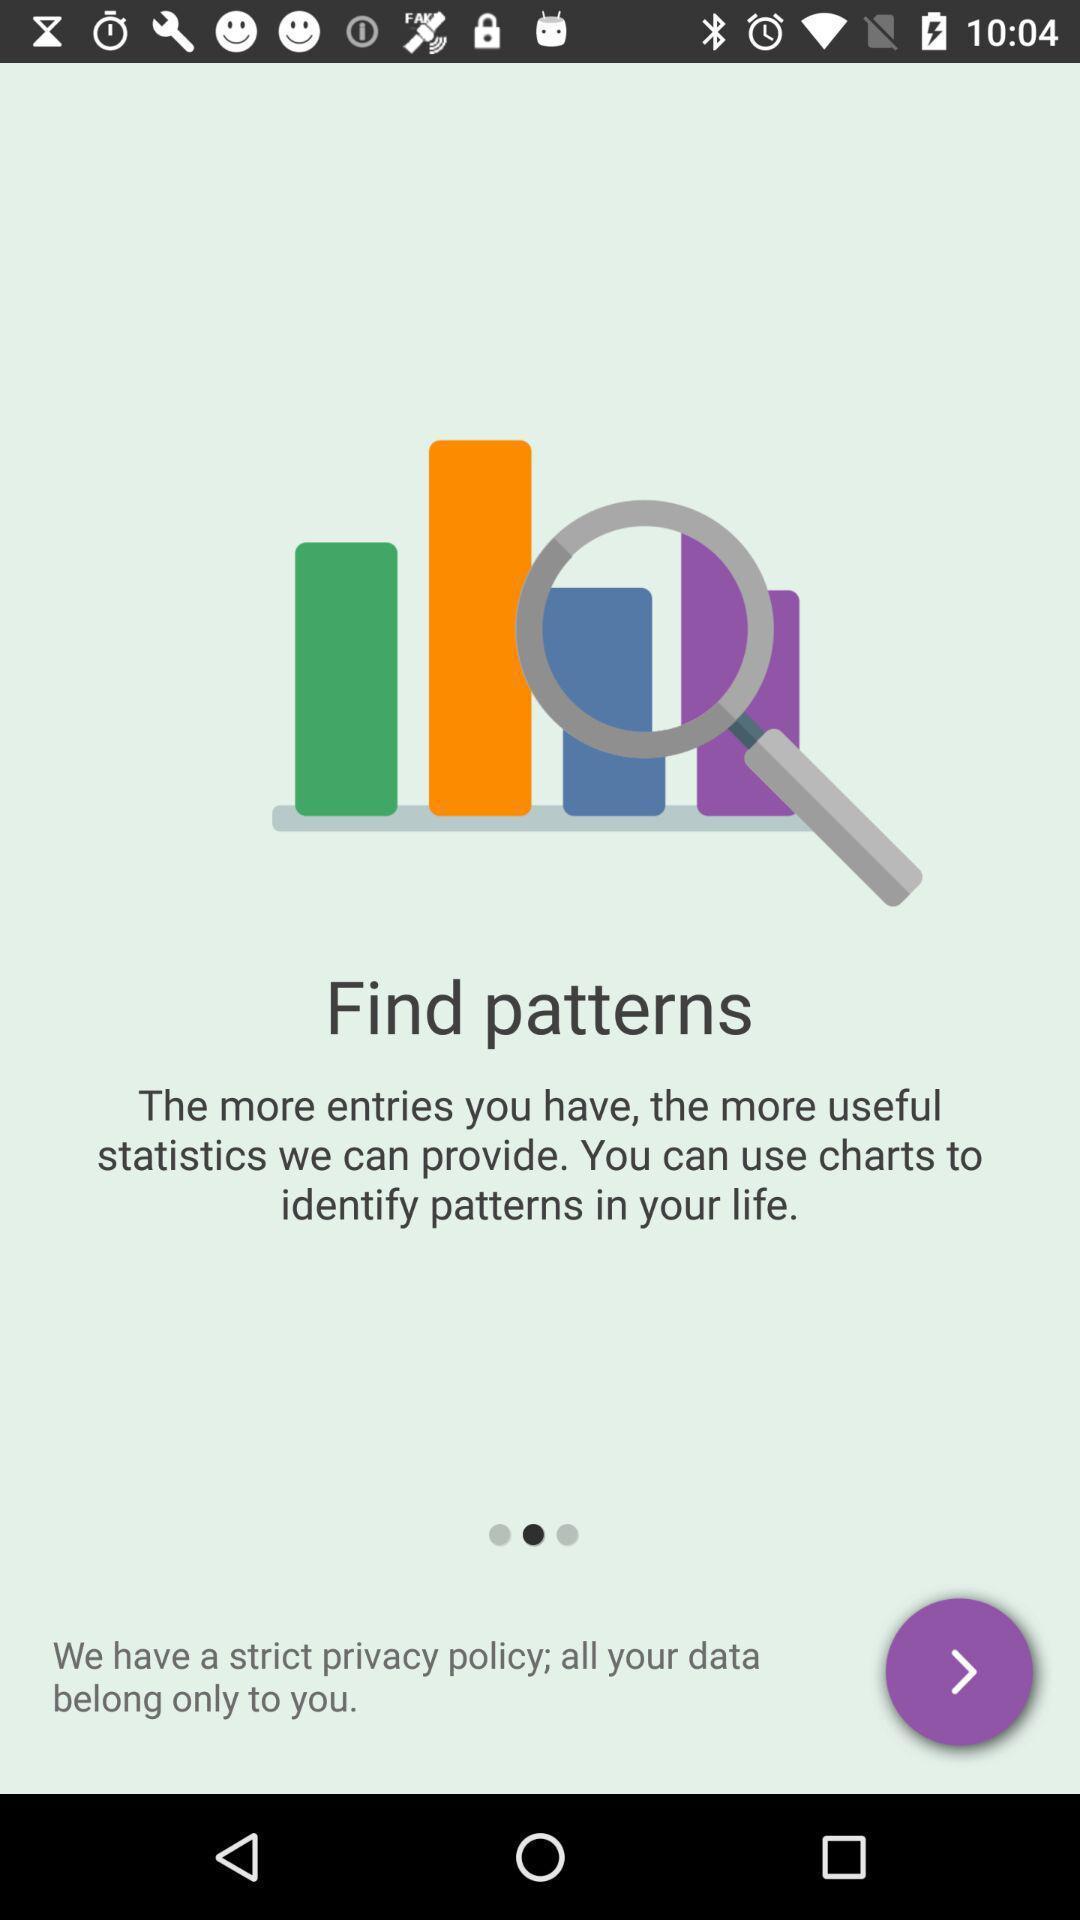 Image resolution: width=1080 pixels, height=1920 pixels. What do you see at coordinates (960, 1675) in the screenshot?
I see `go next` at bounding box center [960, 1675].